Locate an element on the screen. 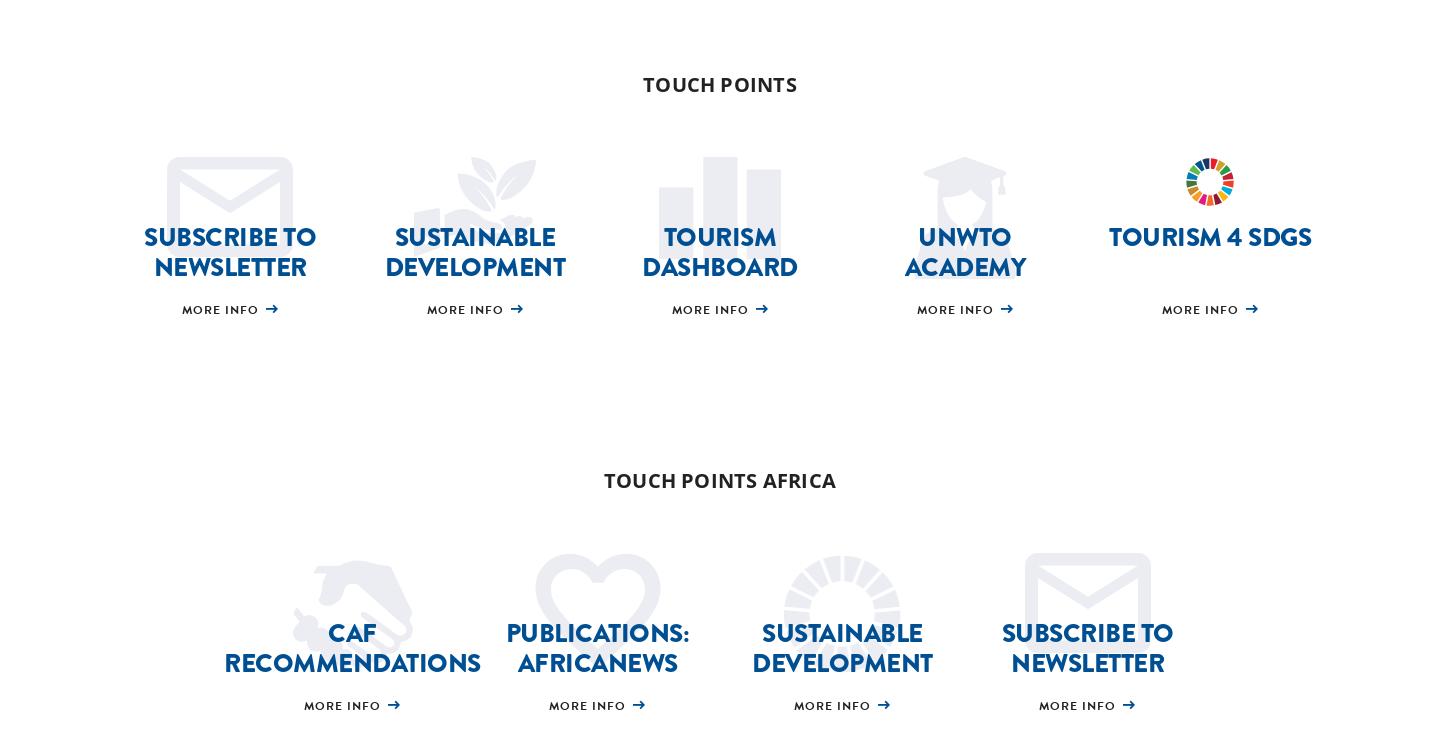 This screenshot has height=750, width=1440. 'Tourism Dashboard' is located at coordinates (719, 251).